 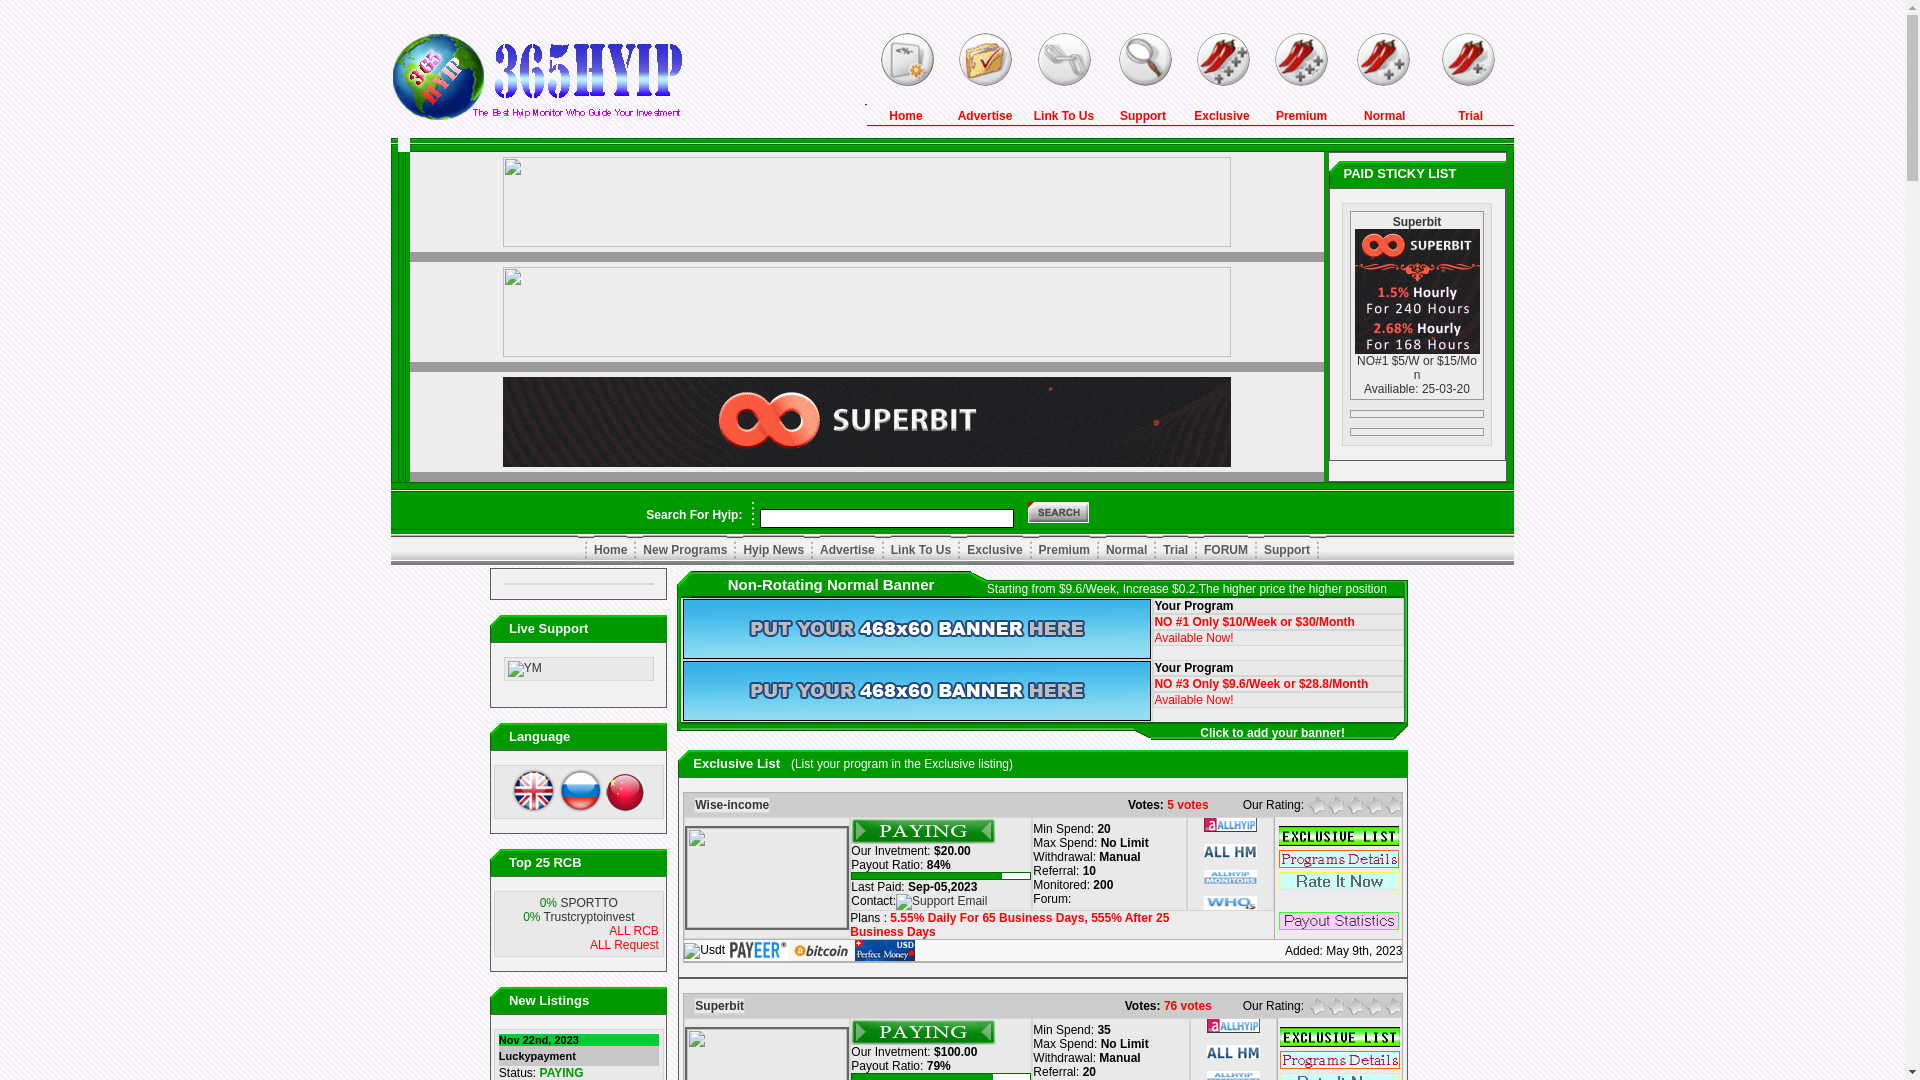 I want to click on 'SPORTTO', so click(x=588, y=902).